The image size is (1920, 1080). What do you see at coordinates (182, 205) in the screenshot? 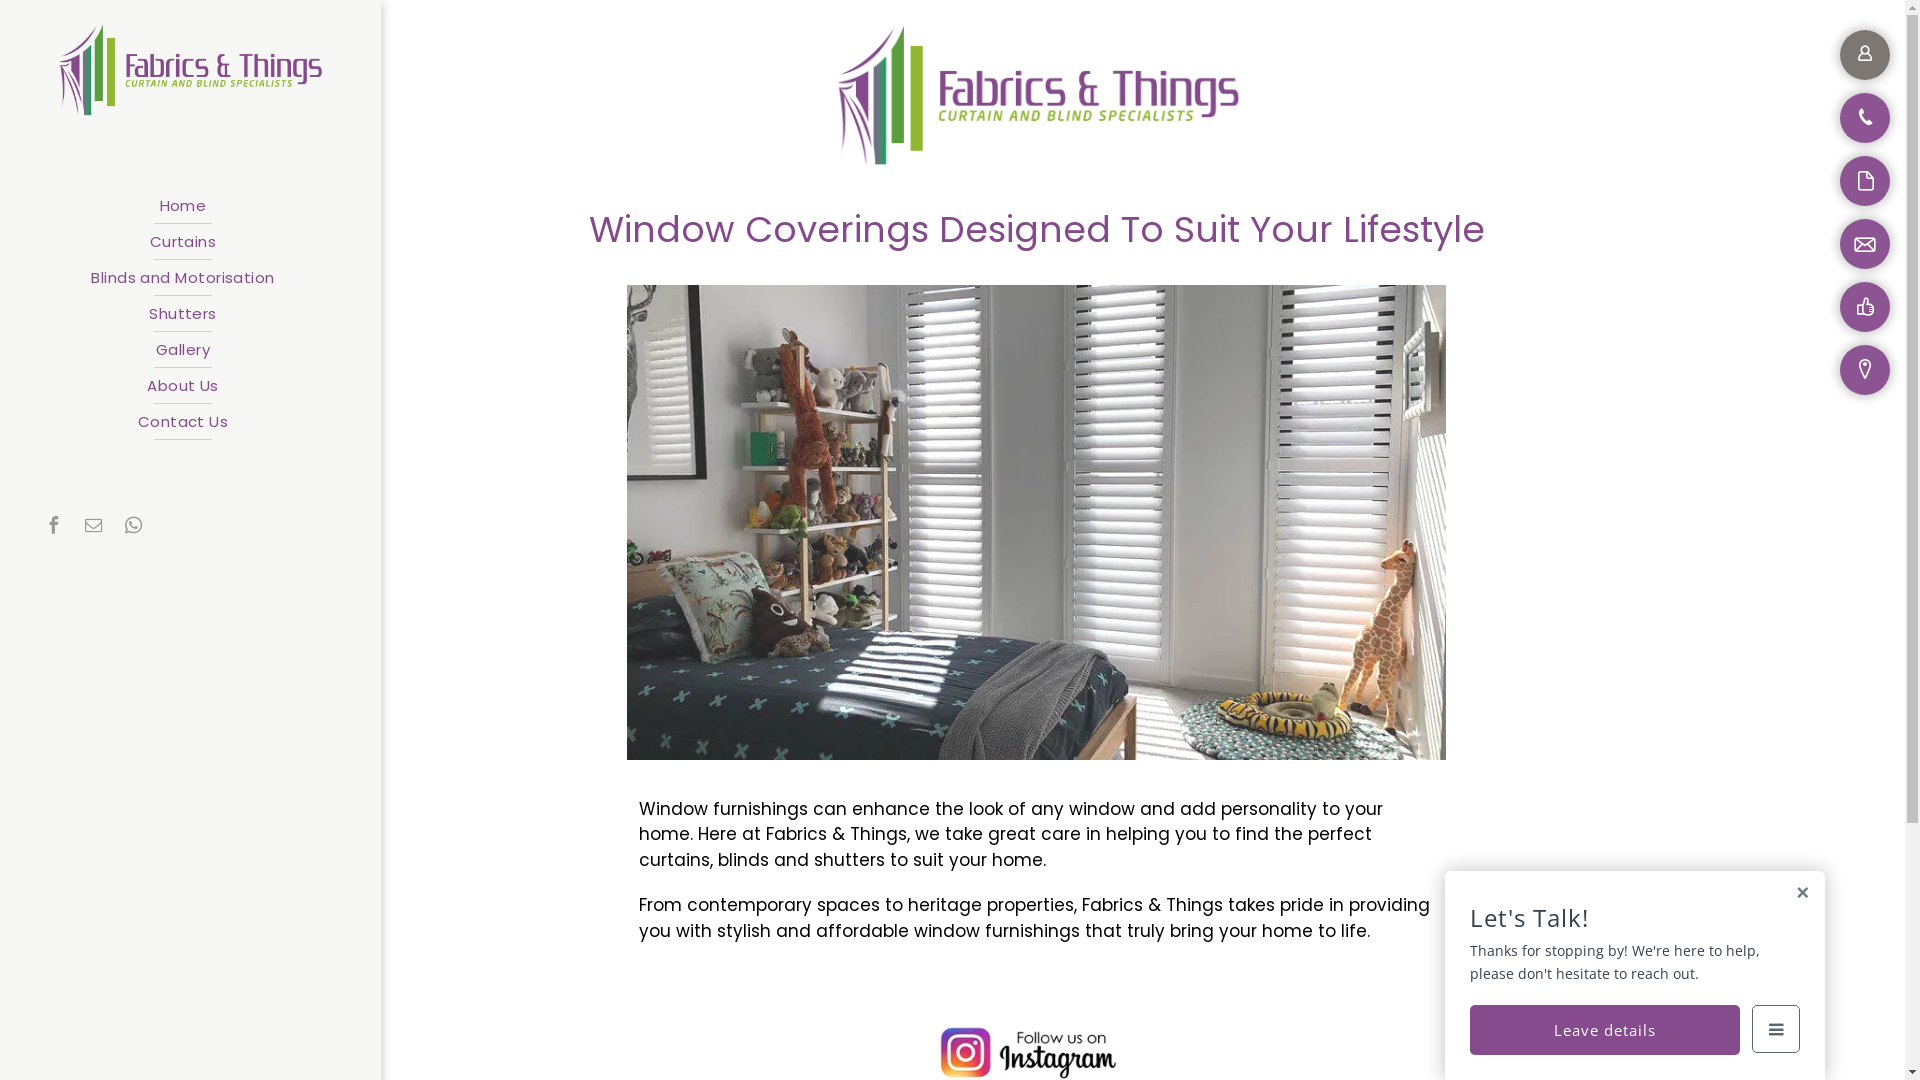
I see `'Home'` at bounding box center [182, 205].